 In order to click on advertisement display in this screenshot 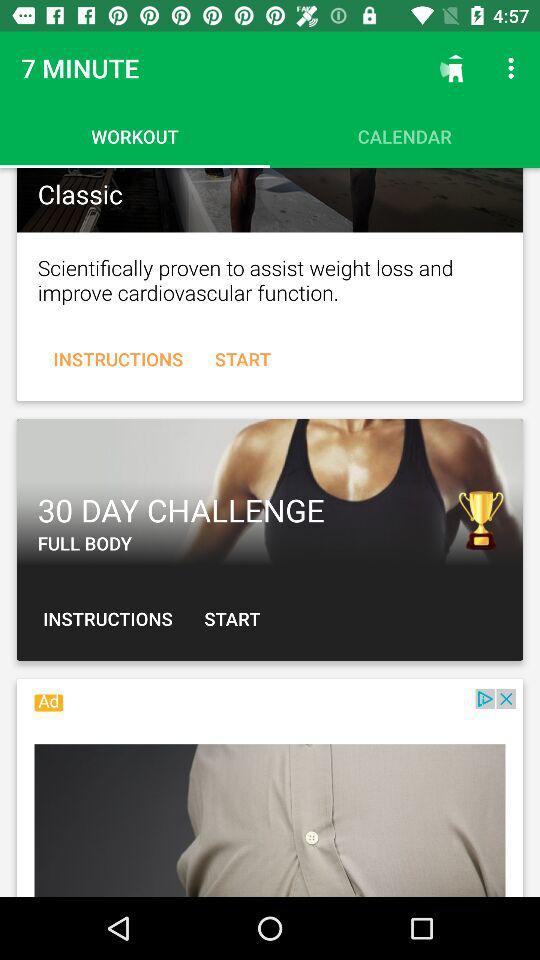, I will do `click(270, 491)`.